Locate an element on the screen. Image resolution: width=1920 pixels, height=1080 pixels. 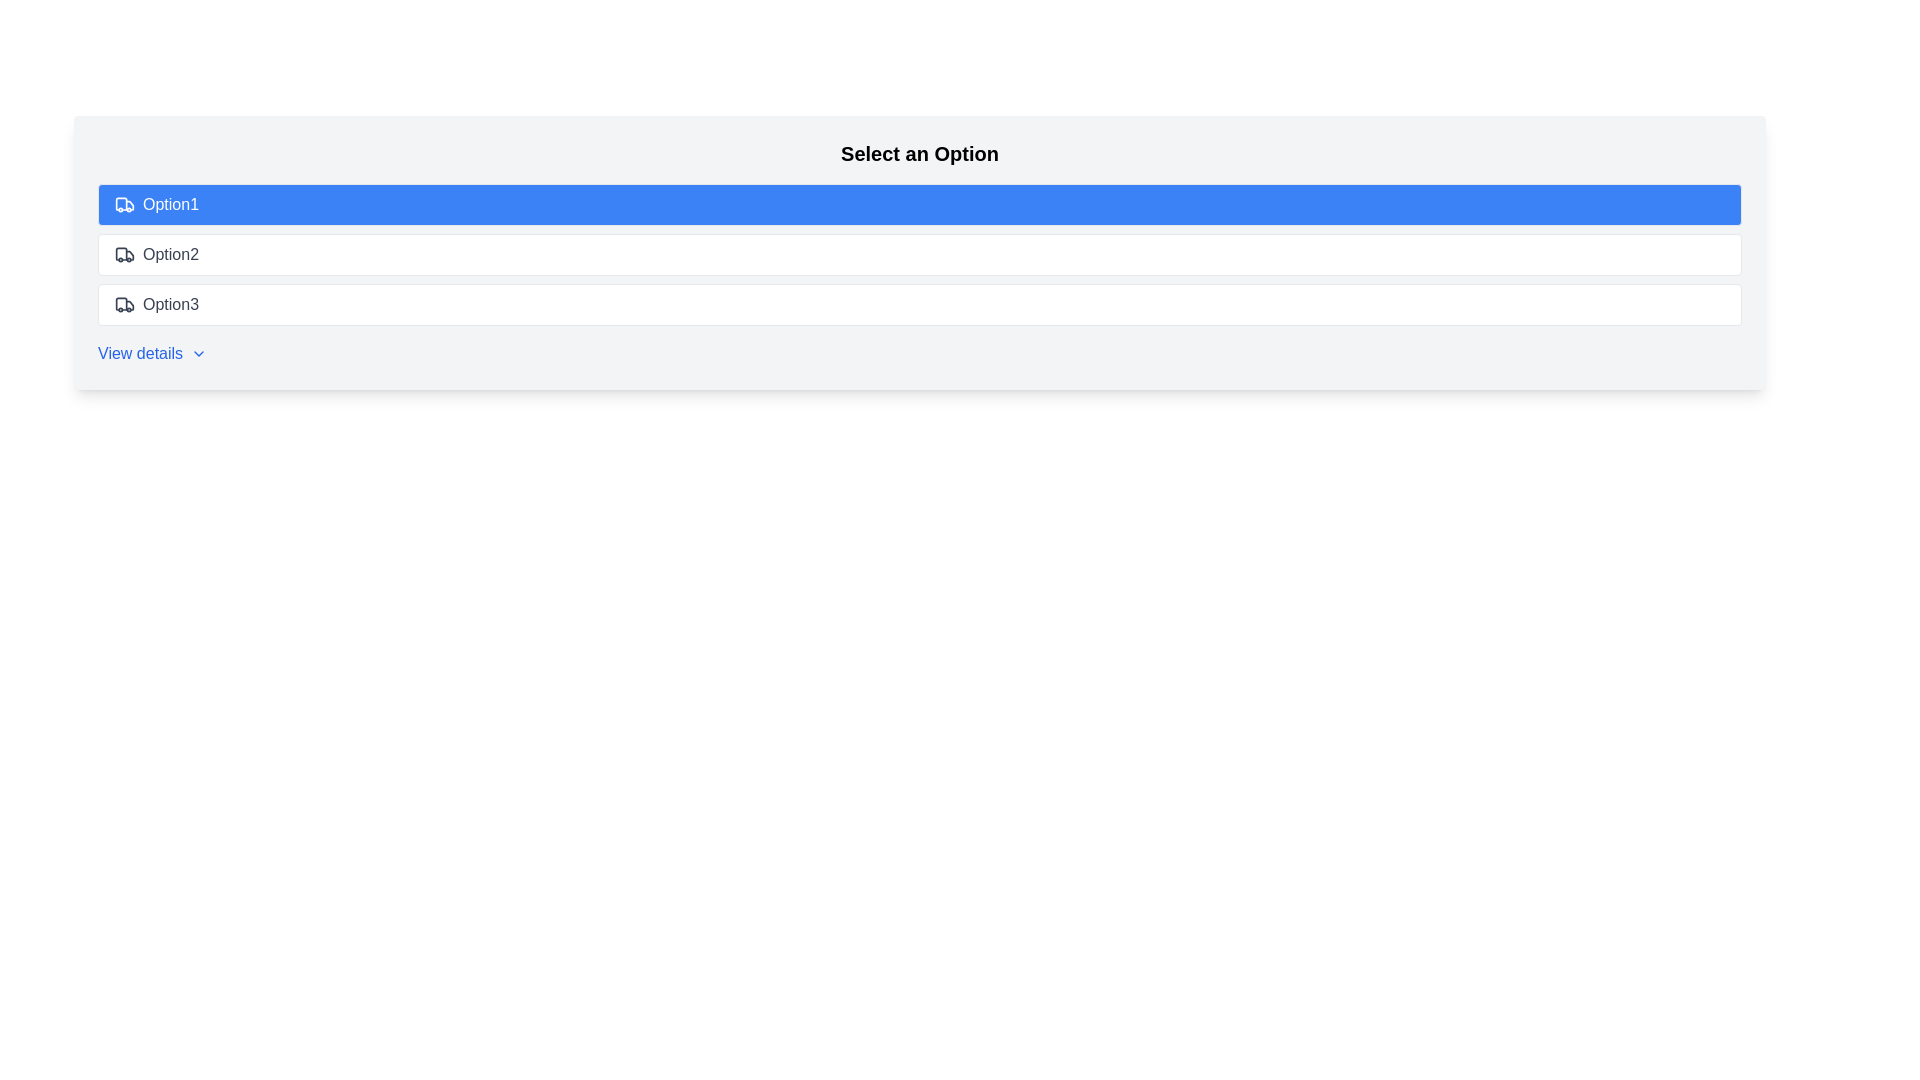
the truck icon, which is a minimalistic white icon on a blue background, located to the left of the 'Option1' text in the currently selected option row is located at coordinates (123, 204).